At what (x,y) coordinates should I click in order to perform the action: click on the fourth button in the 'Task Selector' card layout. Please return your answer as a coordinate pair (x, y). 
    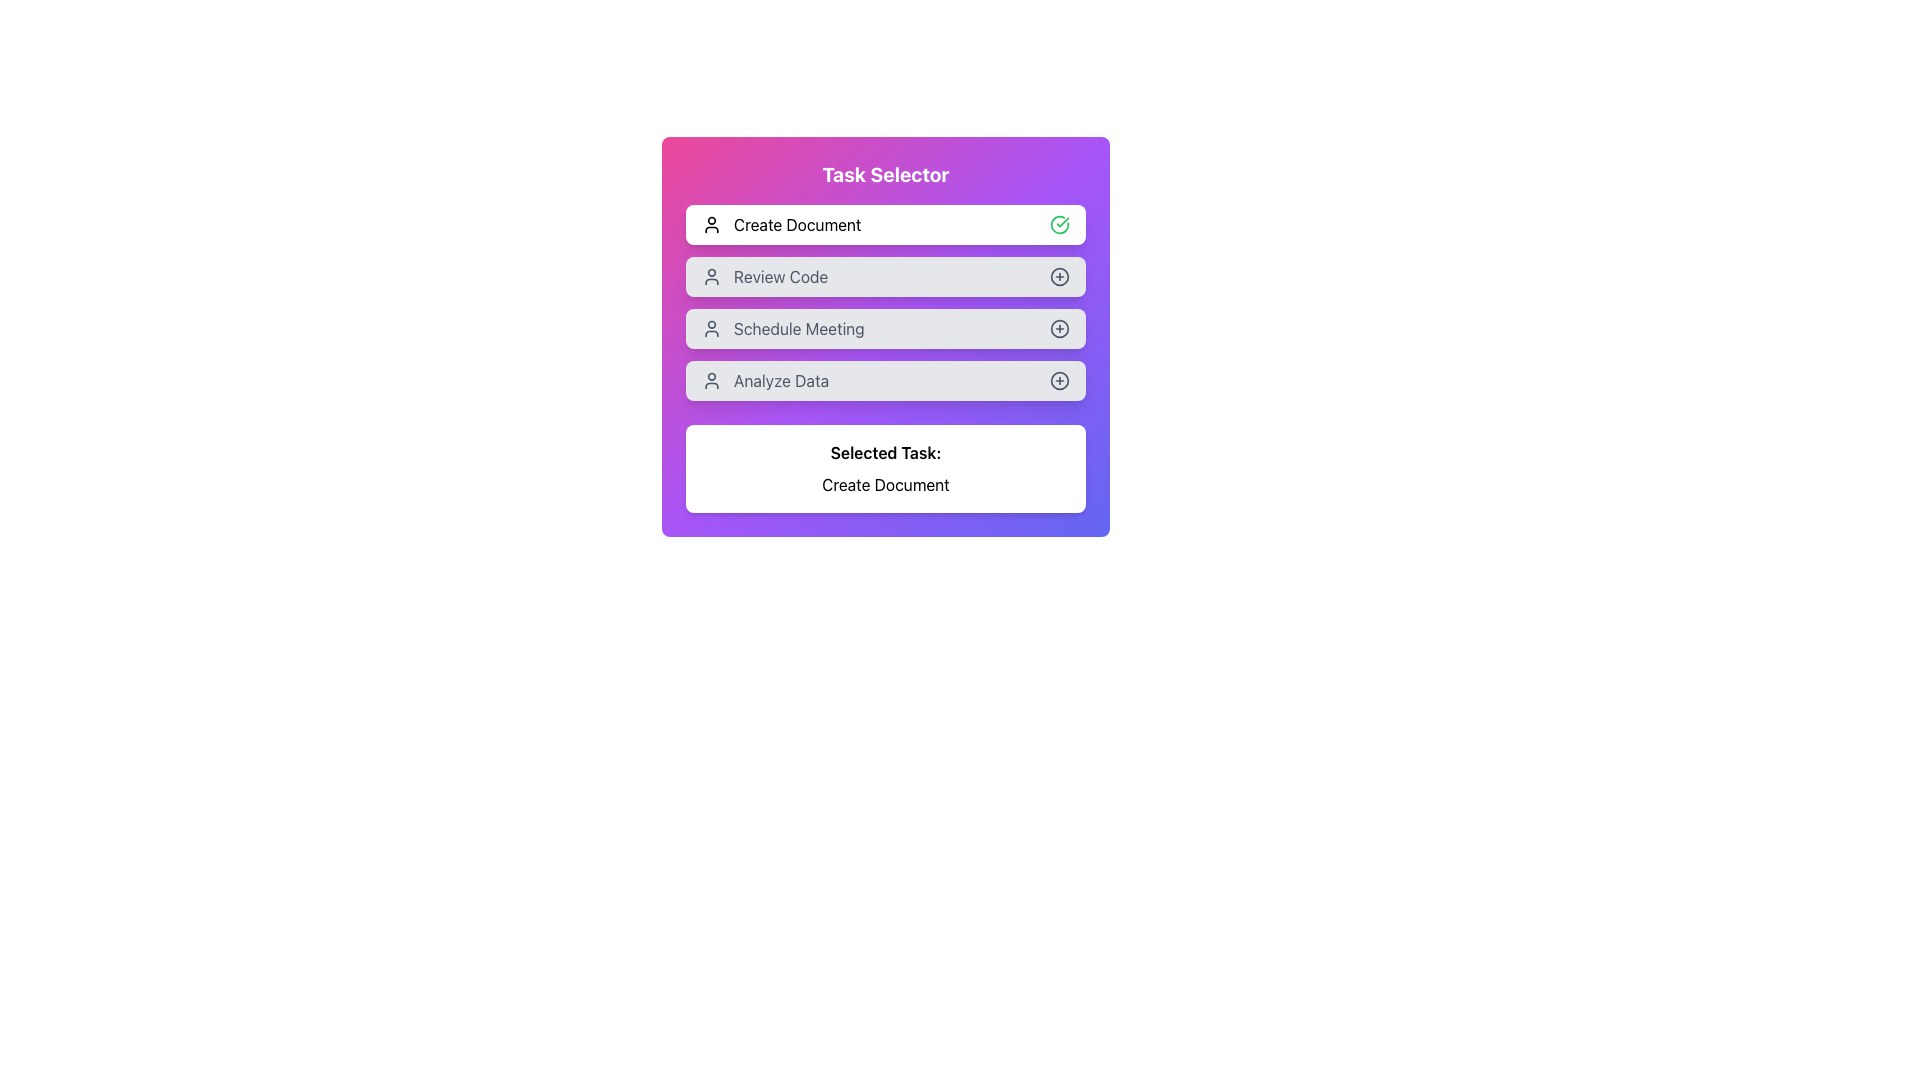
    Looking at the image, I should click on (885, 381).